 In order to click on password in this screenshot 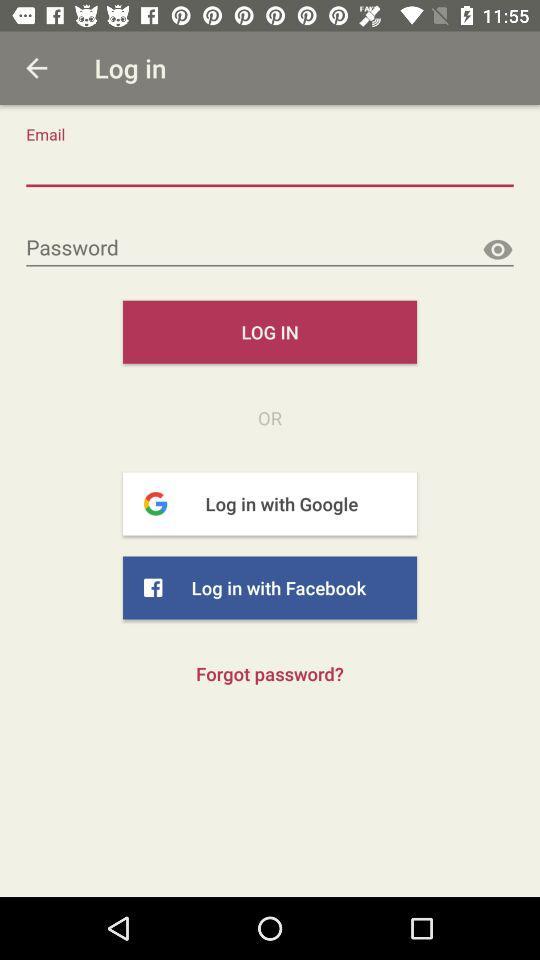, I will do `click(270, 247)`.